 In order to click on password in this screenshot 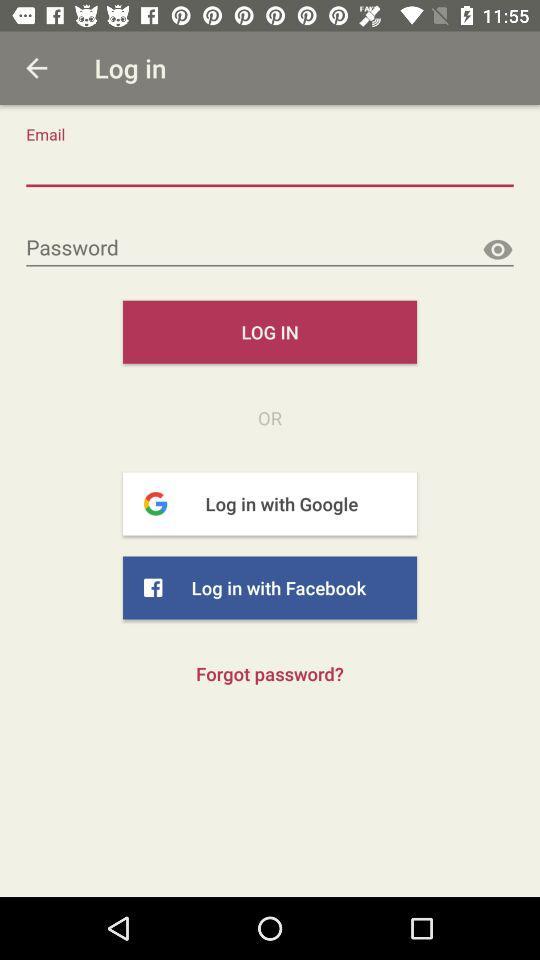, I will do `click(270, 247)`.